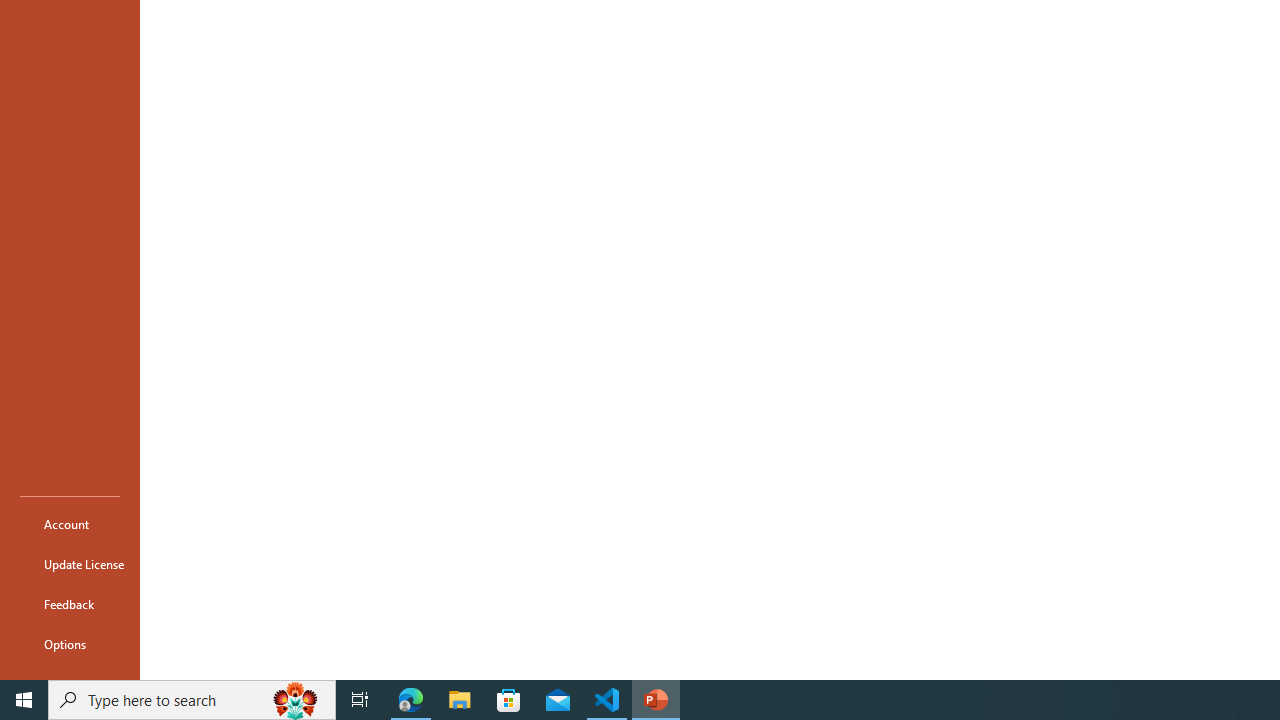 Image resolution: width=1280 pixels, height=720 pixels. What do you see at coordinates (69, 523) in the screenshot?
I see `'Account'` at bounding box center [69, 523].